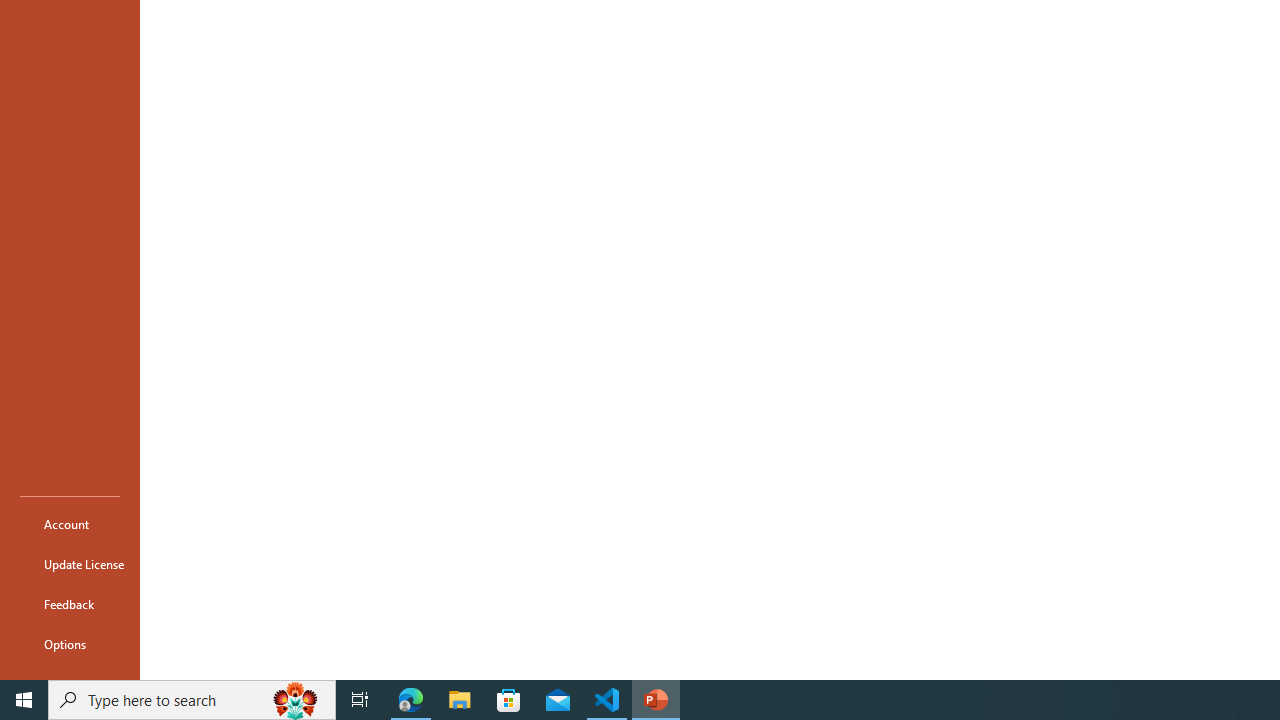 Image resolution: width=1280 pixels, height=720 pixels. What do you see at coordinates (69, 523) in the screenshot?
I see `'Account'` at bounding box center [69, 523].